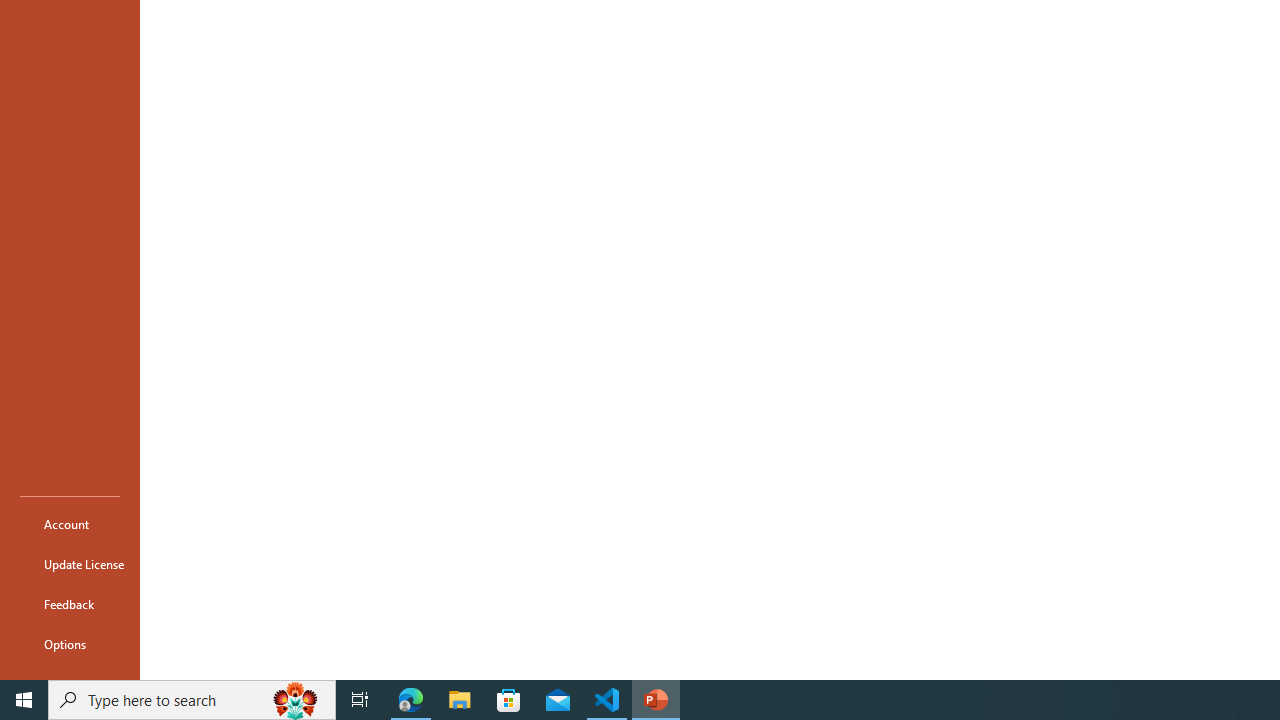 Image resolution: width=1280 pixels, height=720 pixels. What do you see at coordinates (69, 523) in the screenshot?
I see `'Account'` at bounding box center [69, 523].